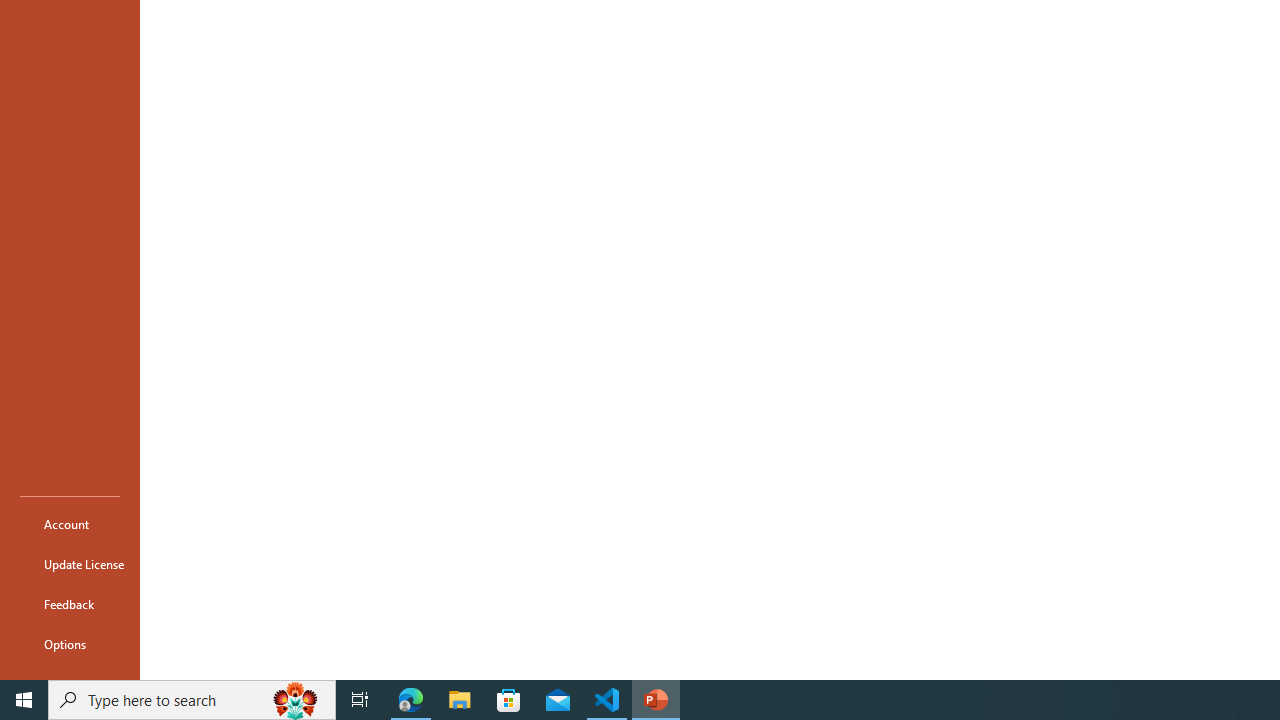 Image resolution: width=1280 pixels, height=720 pixels. What do you see at coordinates (69, 523) in the screenshot?
I see `'Account'` at bounding box center [69, 523].